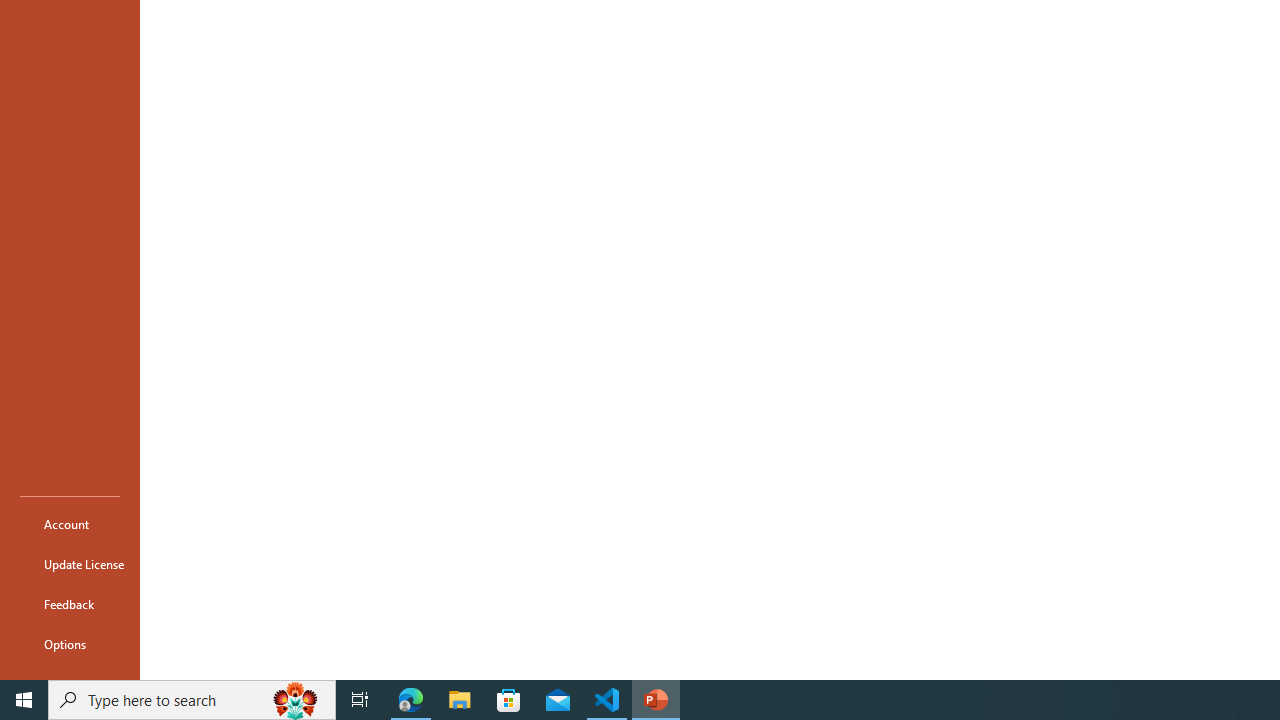 Image resolution: width=1280 pixels, height=720 pixels. What do you see at coordinates (69, 523) in the screenshot?
I see `'Account'` at bounding box center [69, 523].